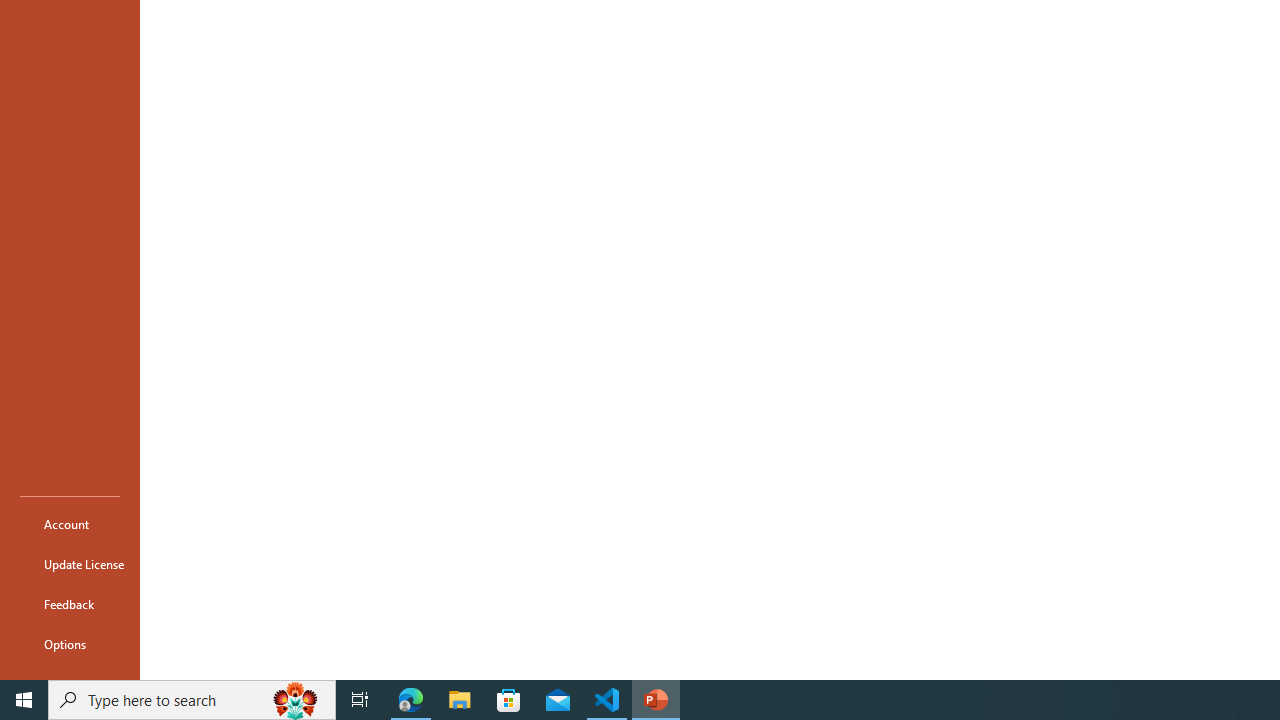 Image resolution: width=1280 pixels, height=720 pixels. What do you see at coordinates (69, 523) in the screenshot?
I see `'Account'` at bounding box center [69, 523].